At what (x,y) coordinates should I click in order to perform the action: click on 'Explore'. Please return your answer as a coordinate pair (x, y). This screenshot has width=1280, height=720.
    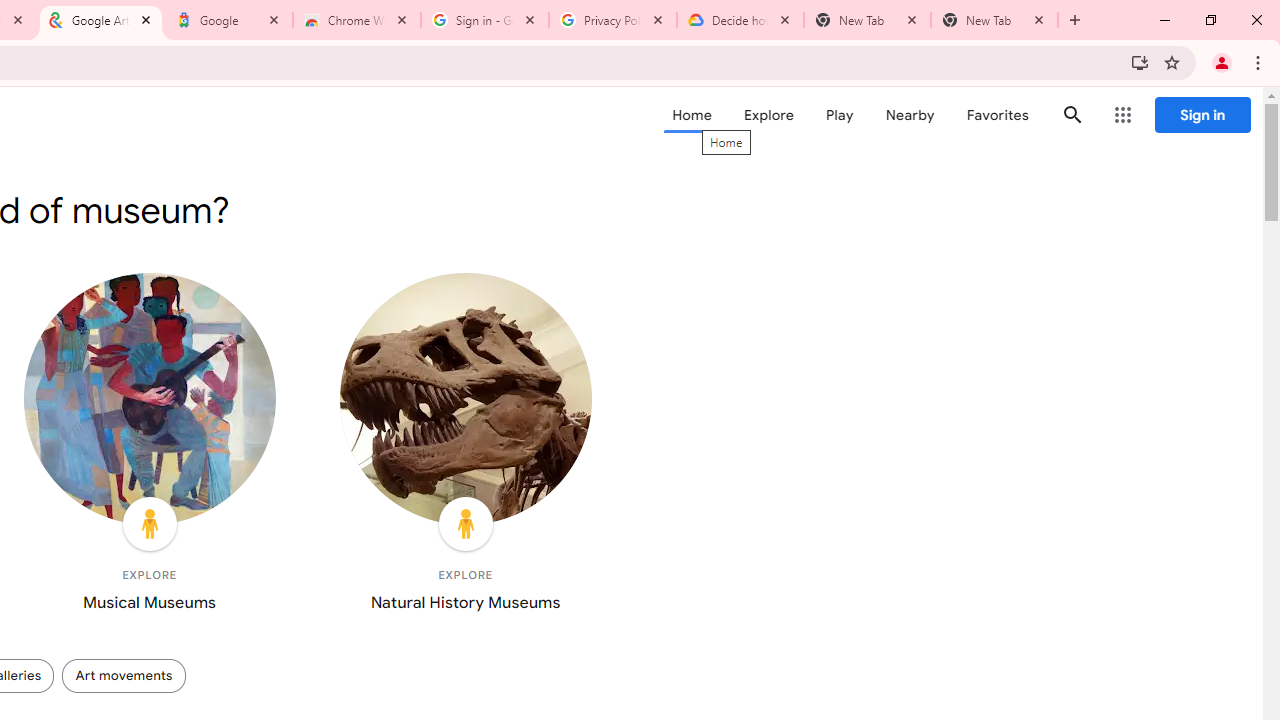
    Looking at the image, I should click on (767, 115).